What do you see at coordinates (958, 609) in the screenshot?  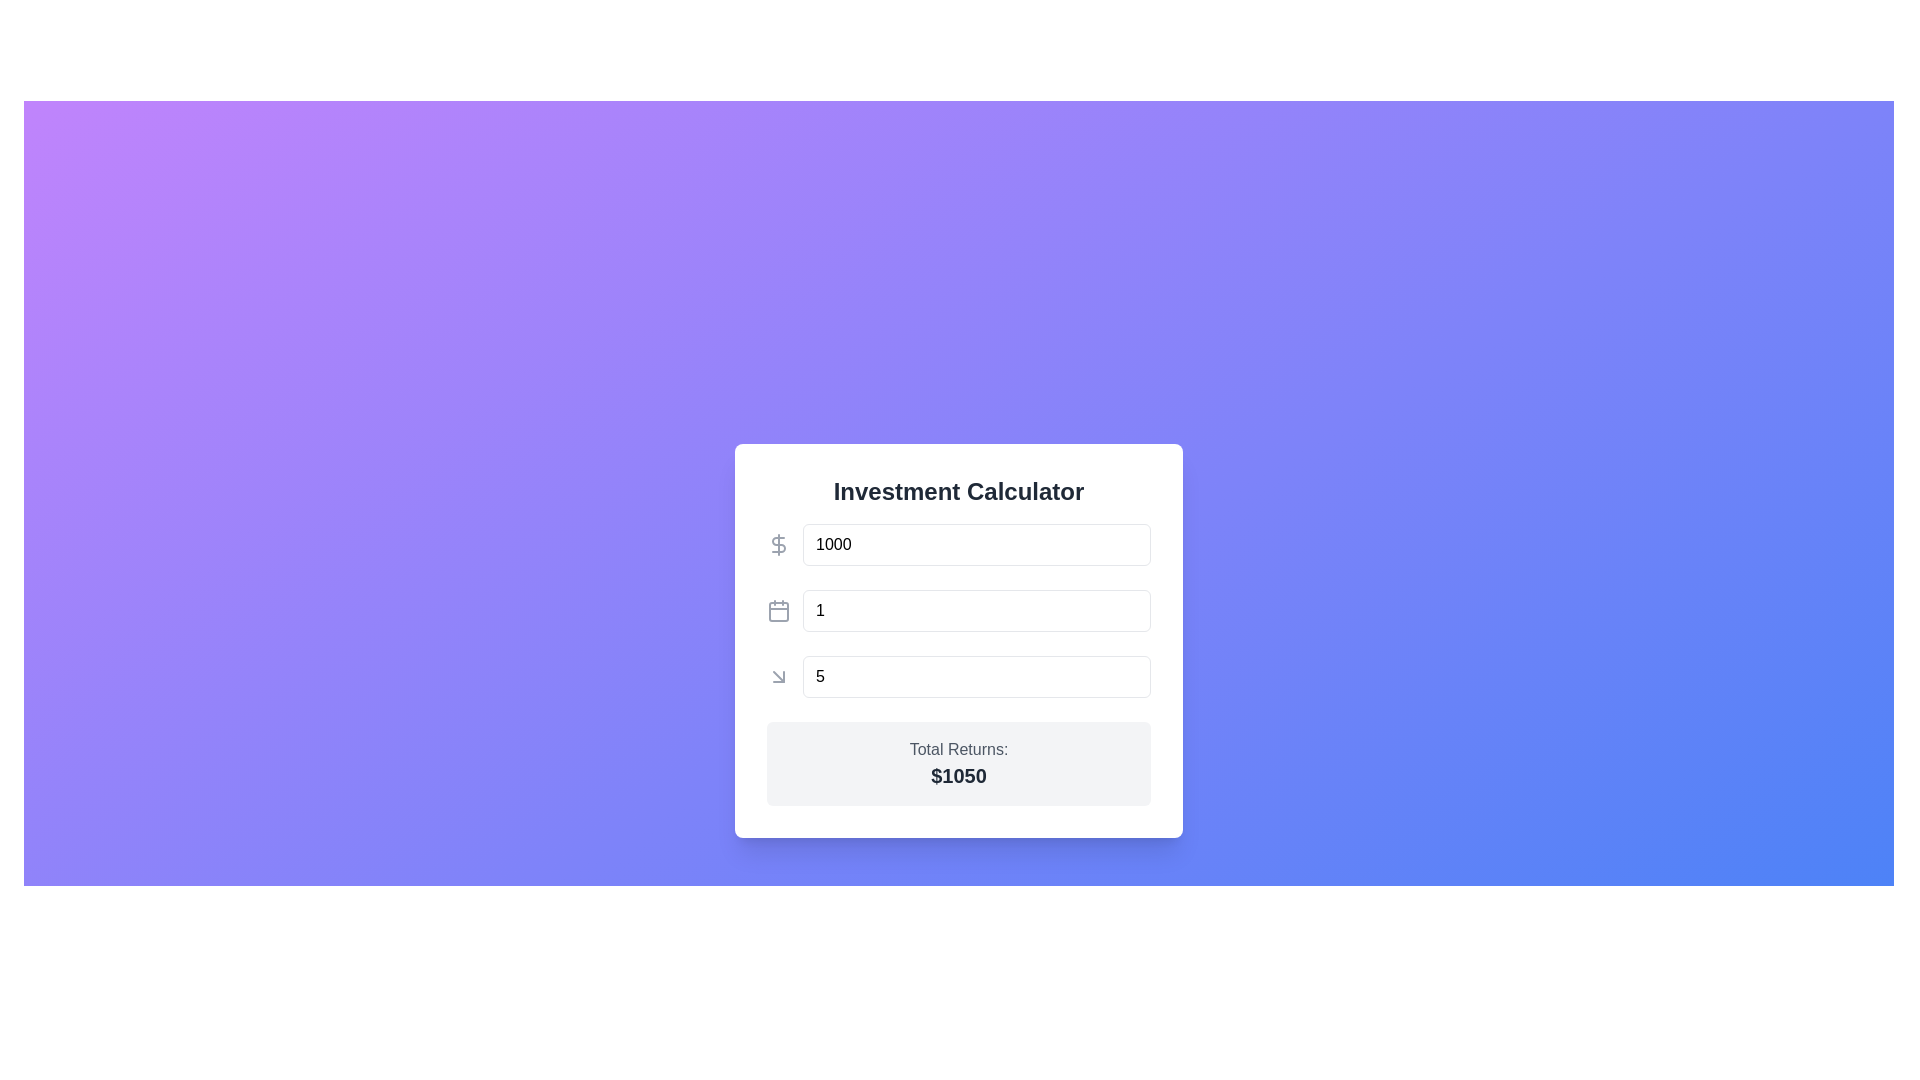 I see `the numerical input field for investment duration, which is located below the 'Investment Amount' input field and above the 'Interest Rate (%)' input field, to focus and edit the value` at bounding box center [958, 609].